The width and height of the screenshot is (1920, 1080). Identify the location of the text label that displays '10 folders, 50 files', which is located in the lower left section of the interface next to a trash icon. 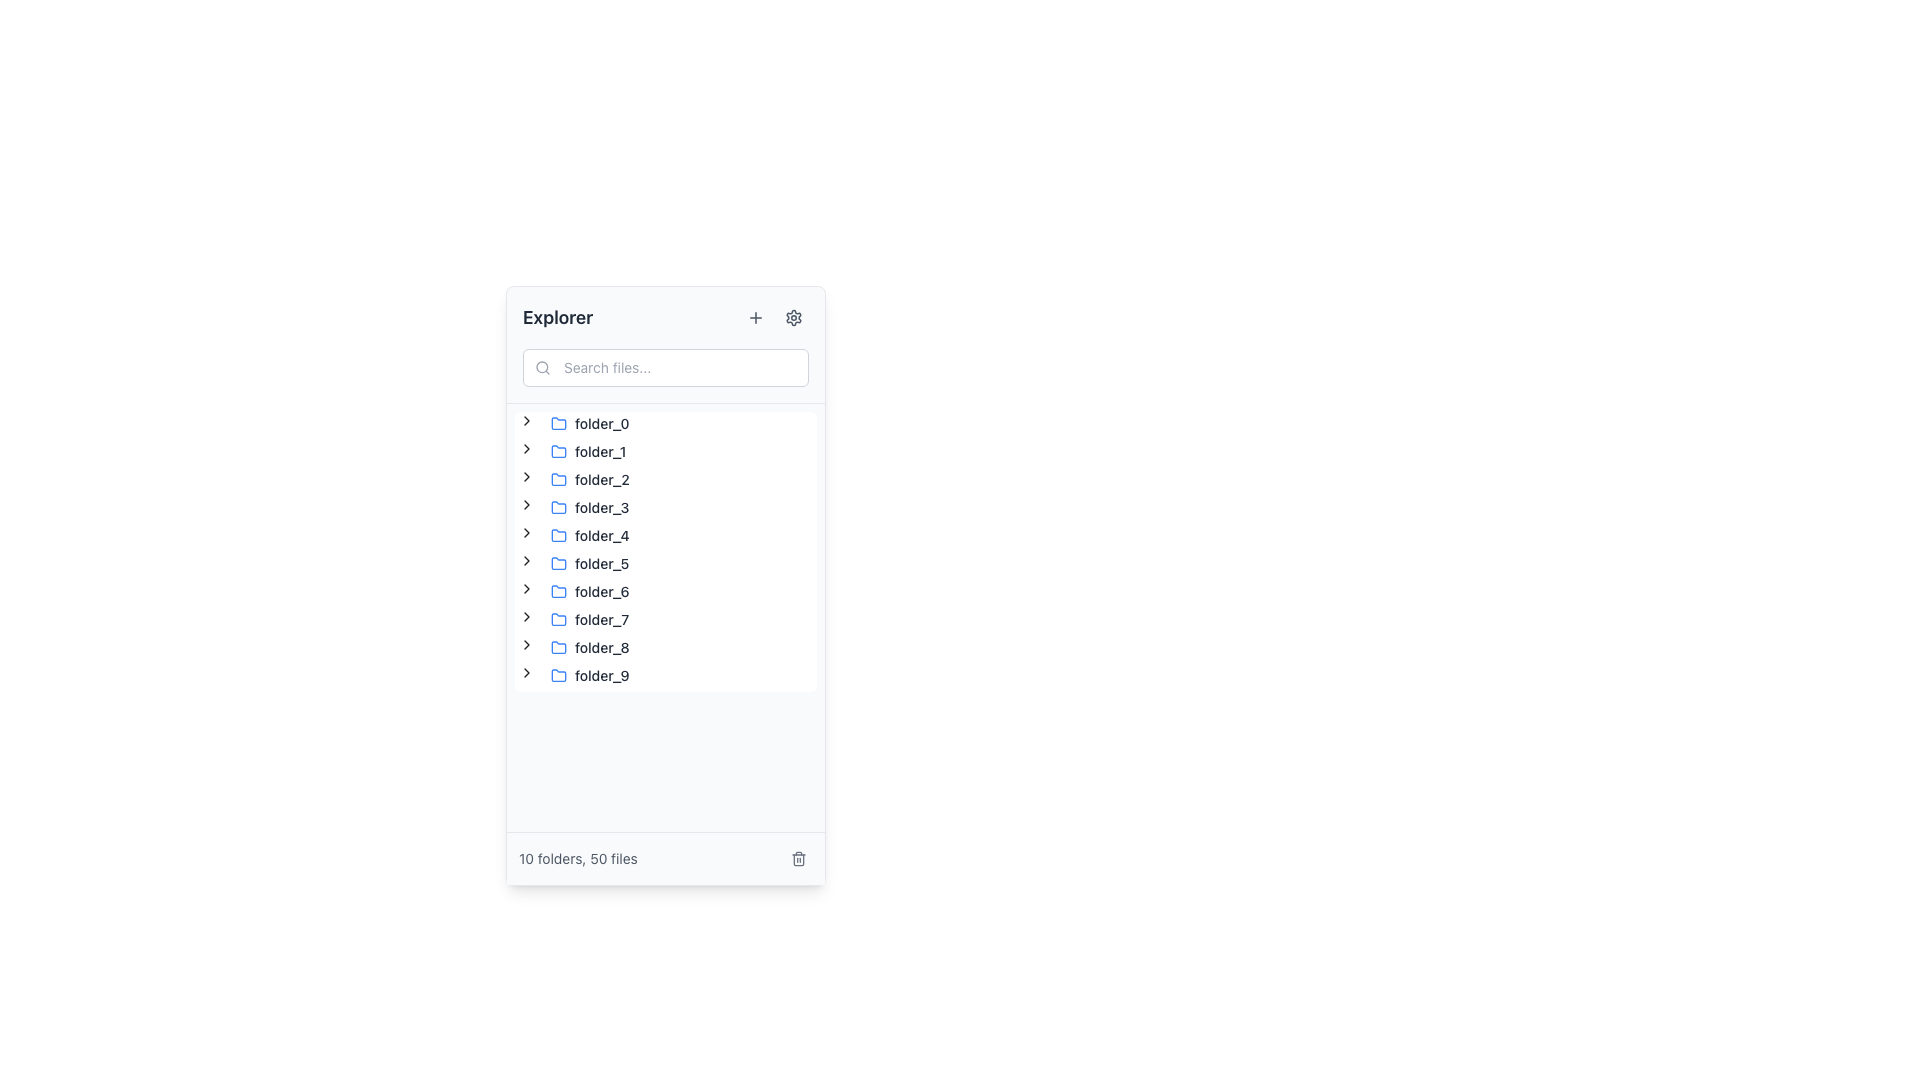
(577, 858).